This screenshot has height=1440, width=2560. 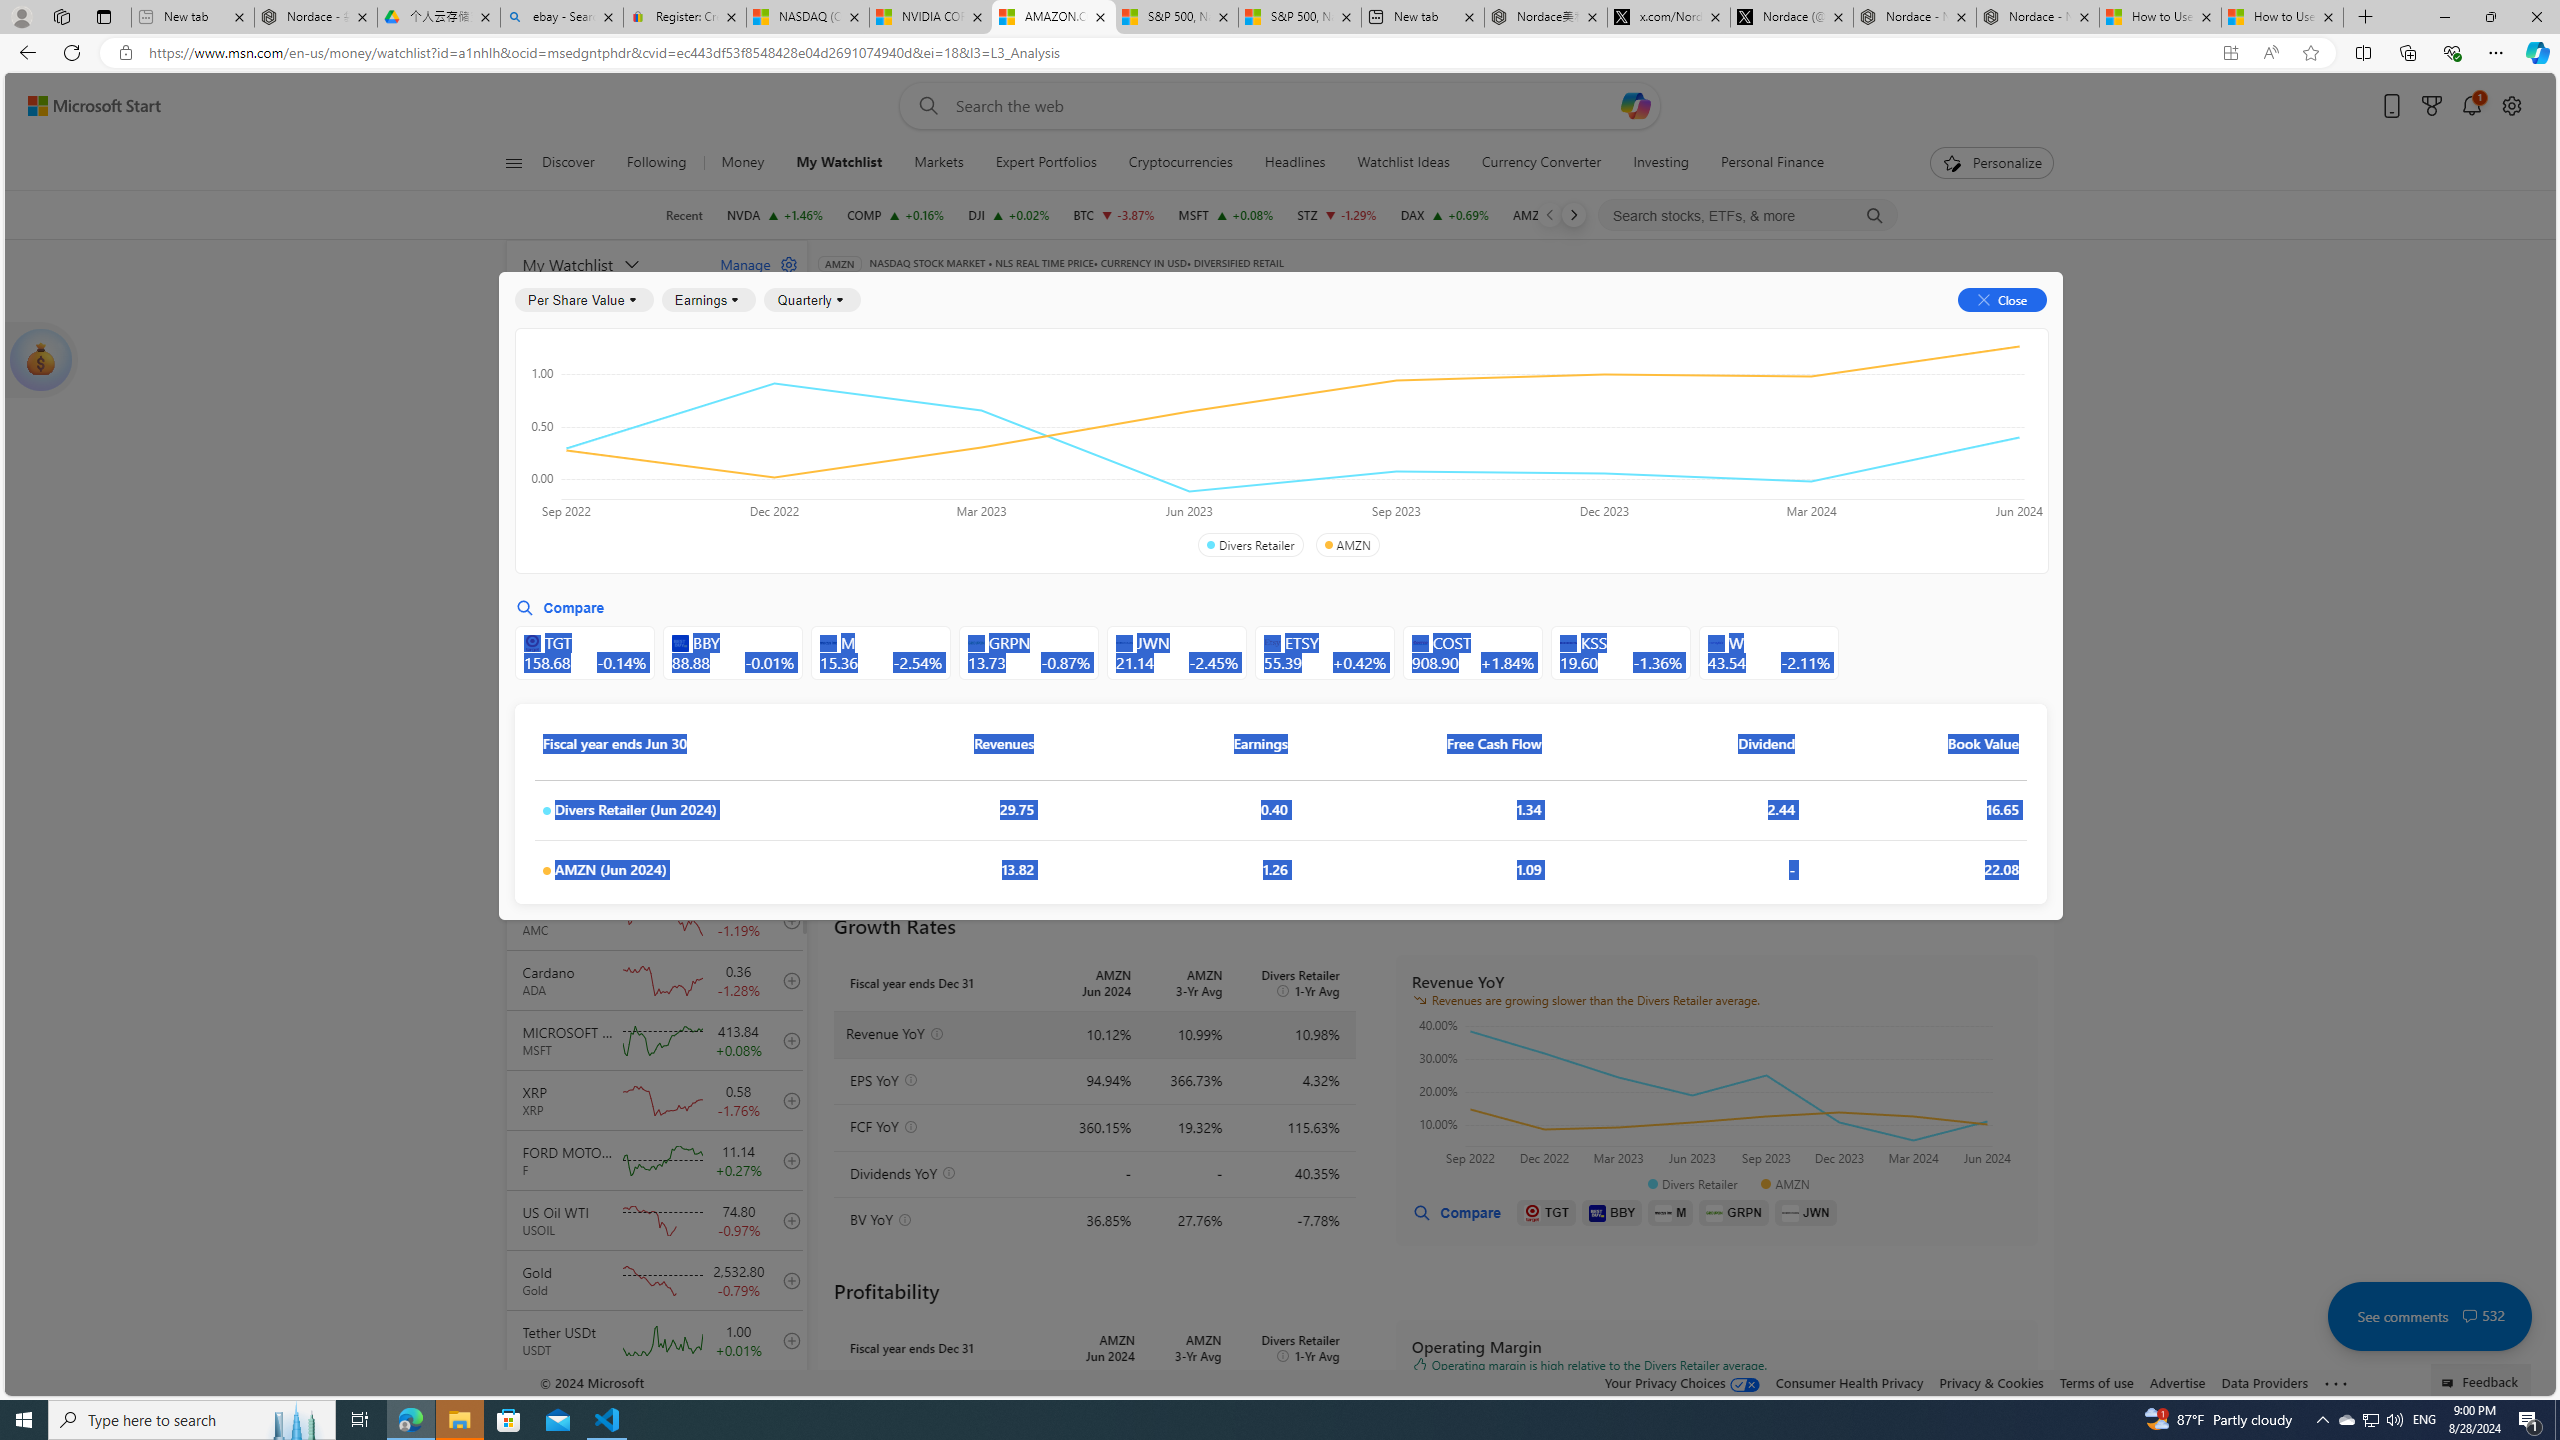 I want to click on 'Class: feedback_link_icon-DS-EntryPoint1-1', so click(x=2450, y=1382).